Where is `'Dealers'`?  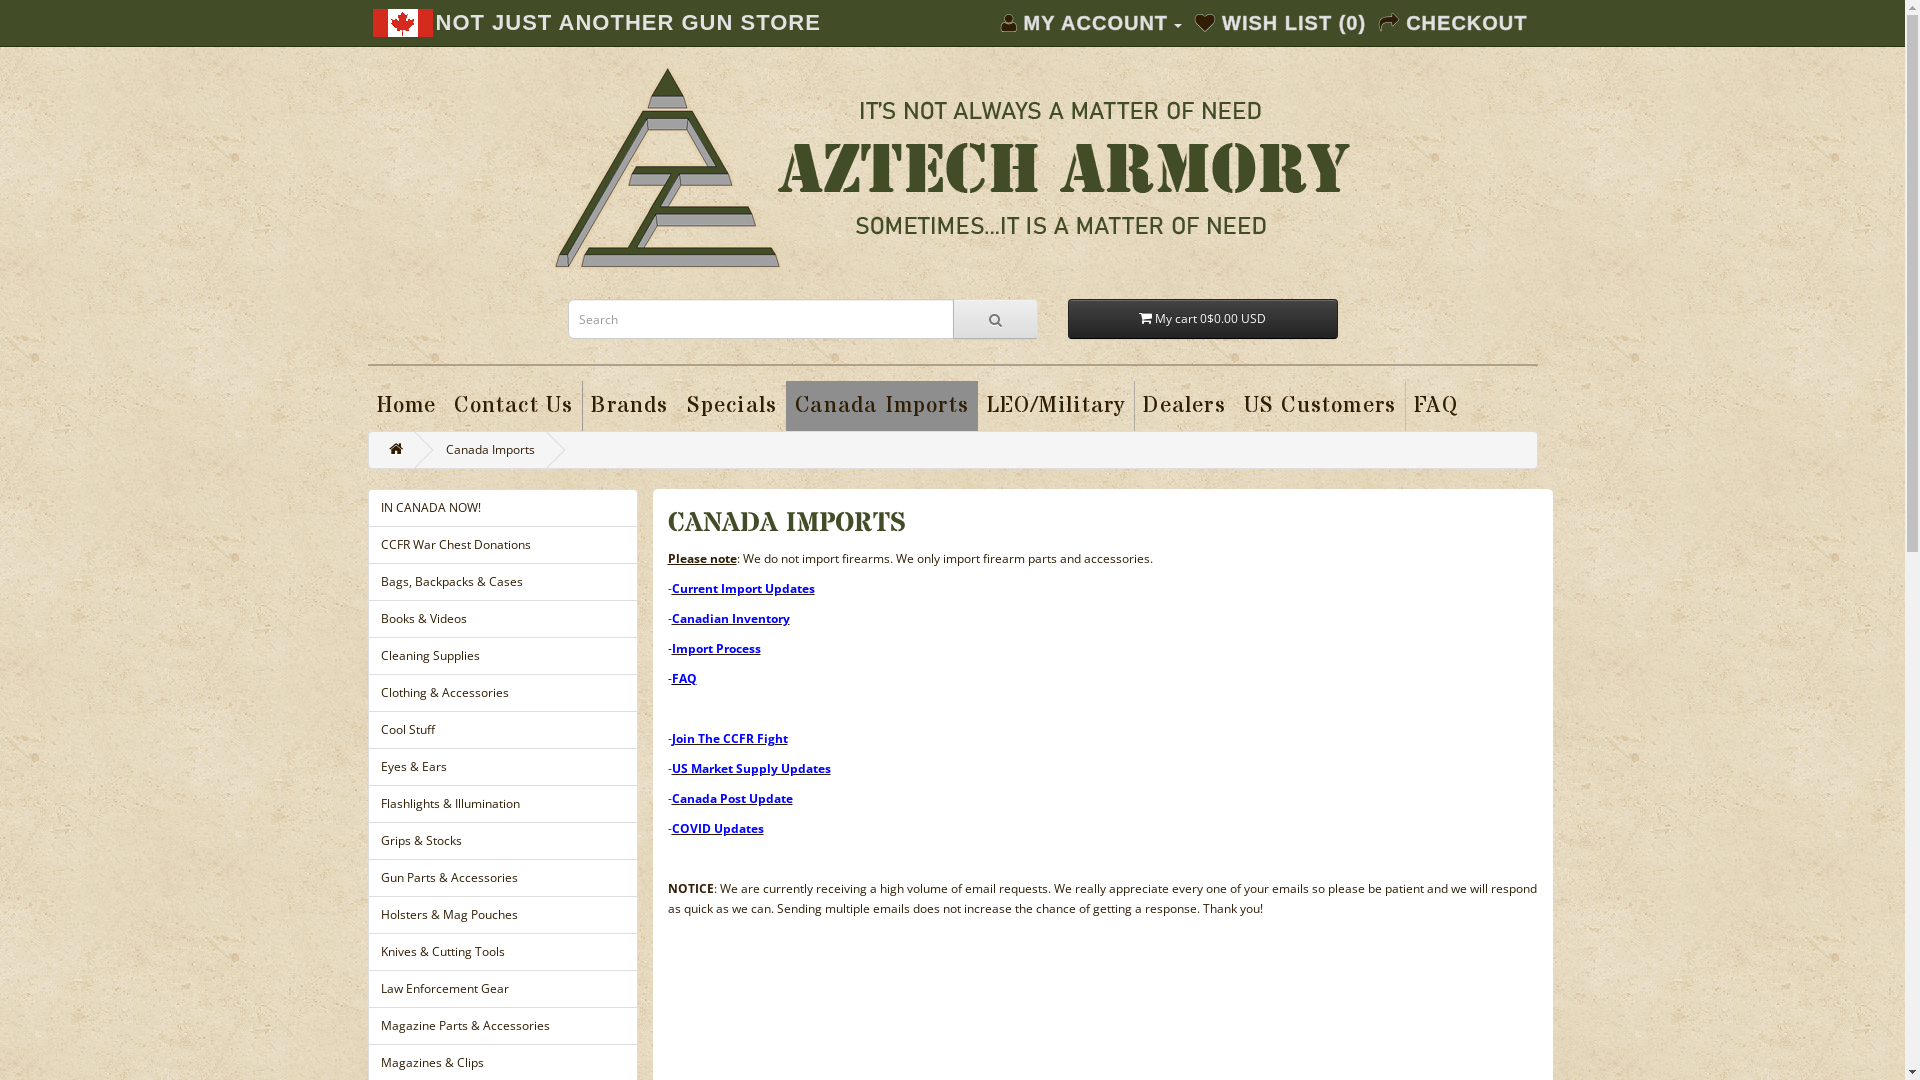 'Dealers' is located at coordinates (1184, 405).